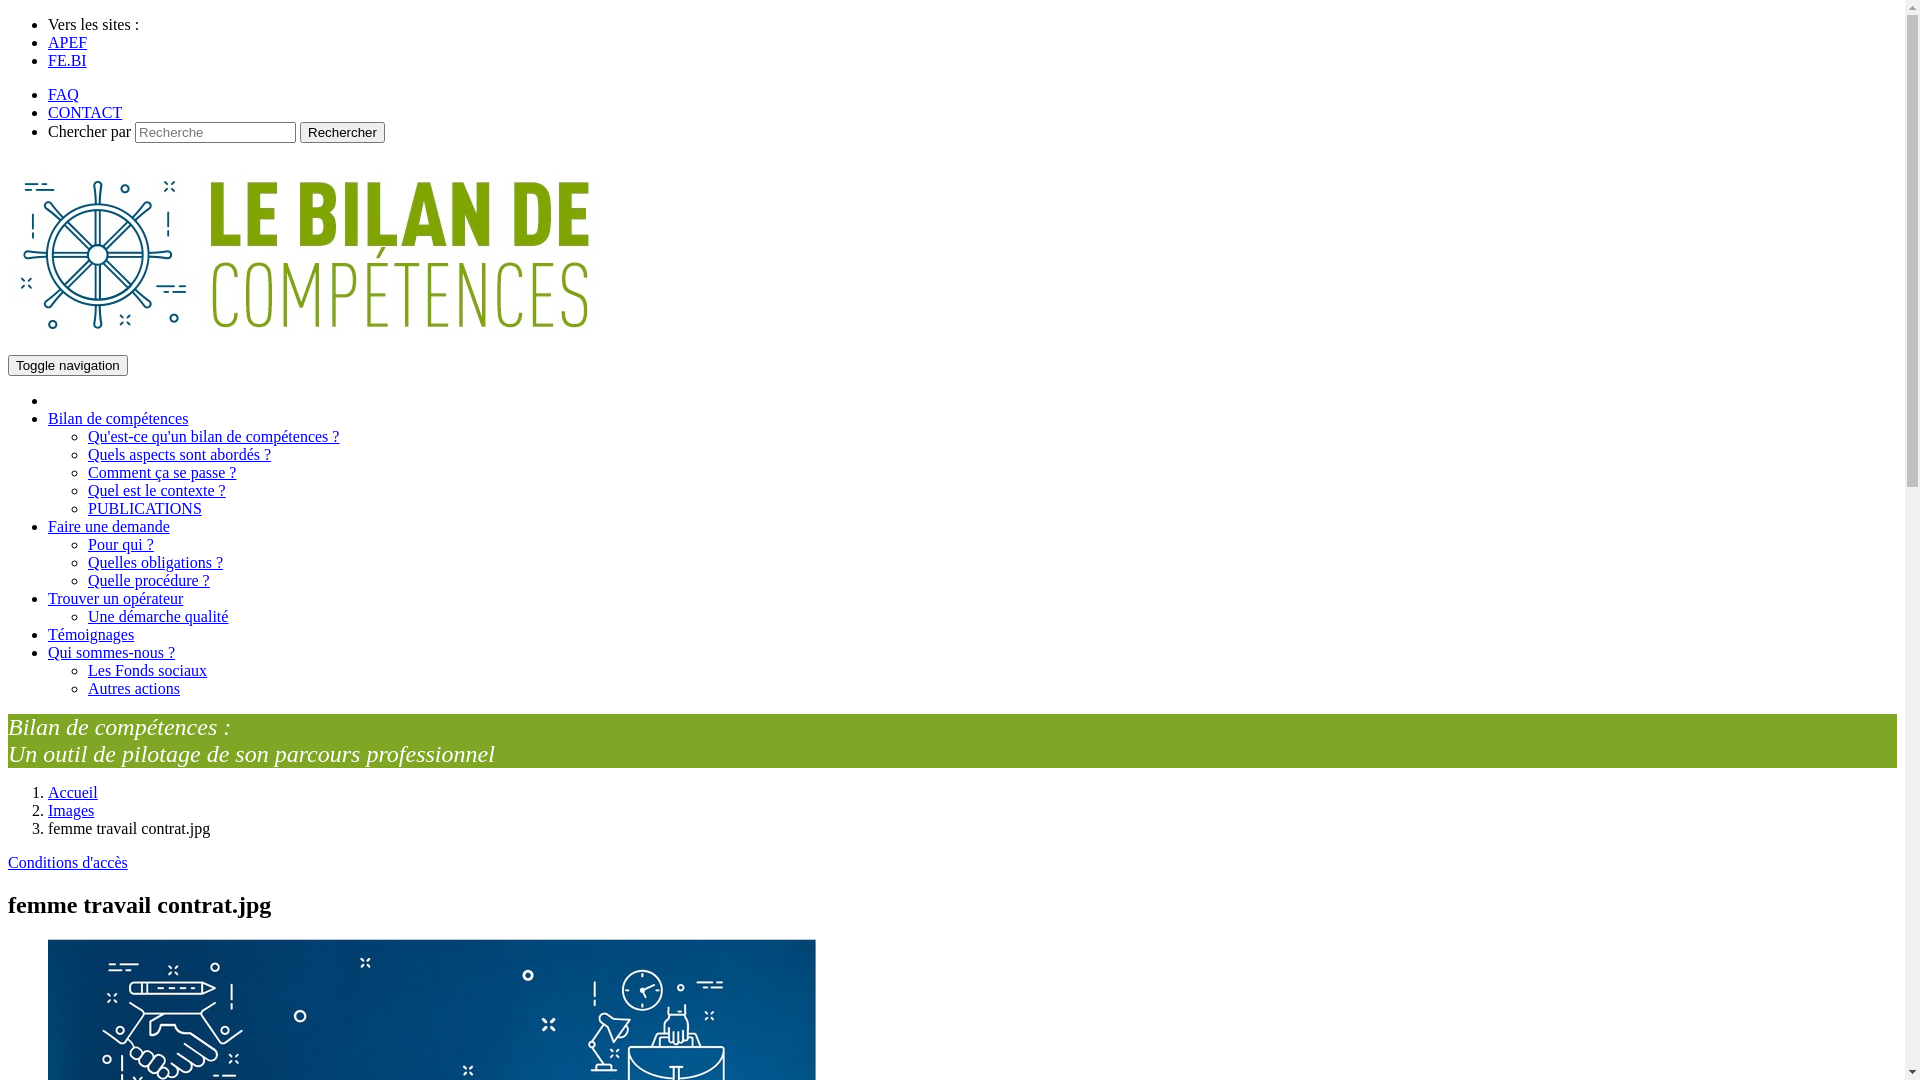 This screenshot has height=1080, width=1920. Describe the element at coordinates (108, 525) in the screenshot. I see `'Faire une demande'` at that location.